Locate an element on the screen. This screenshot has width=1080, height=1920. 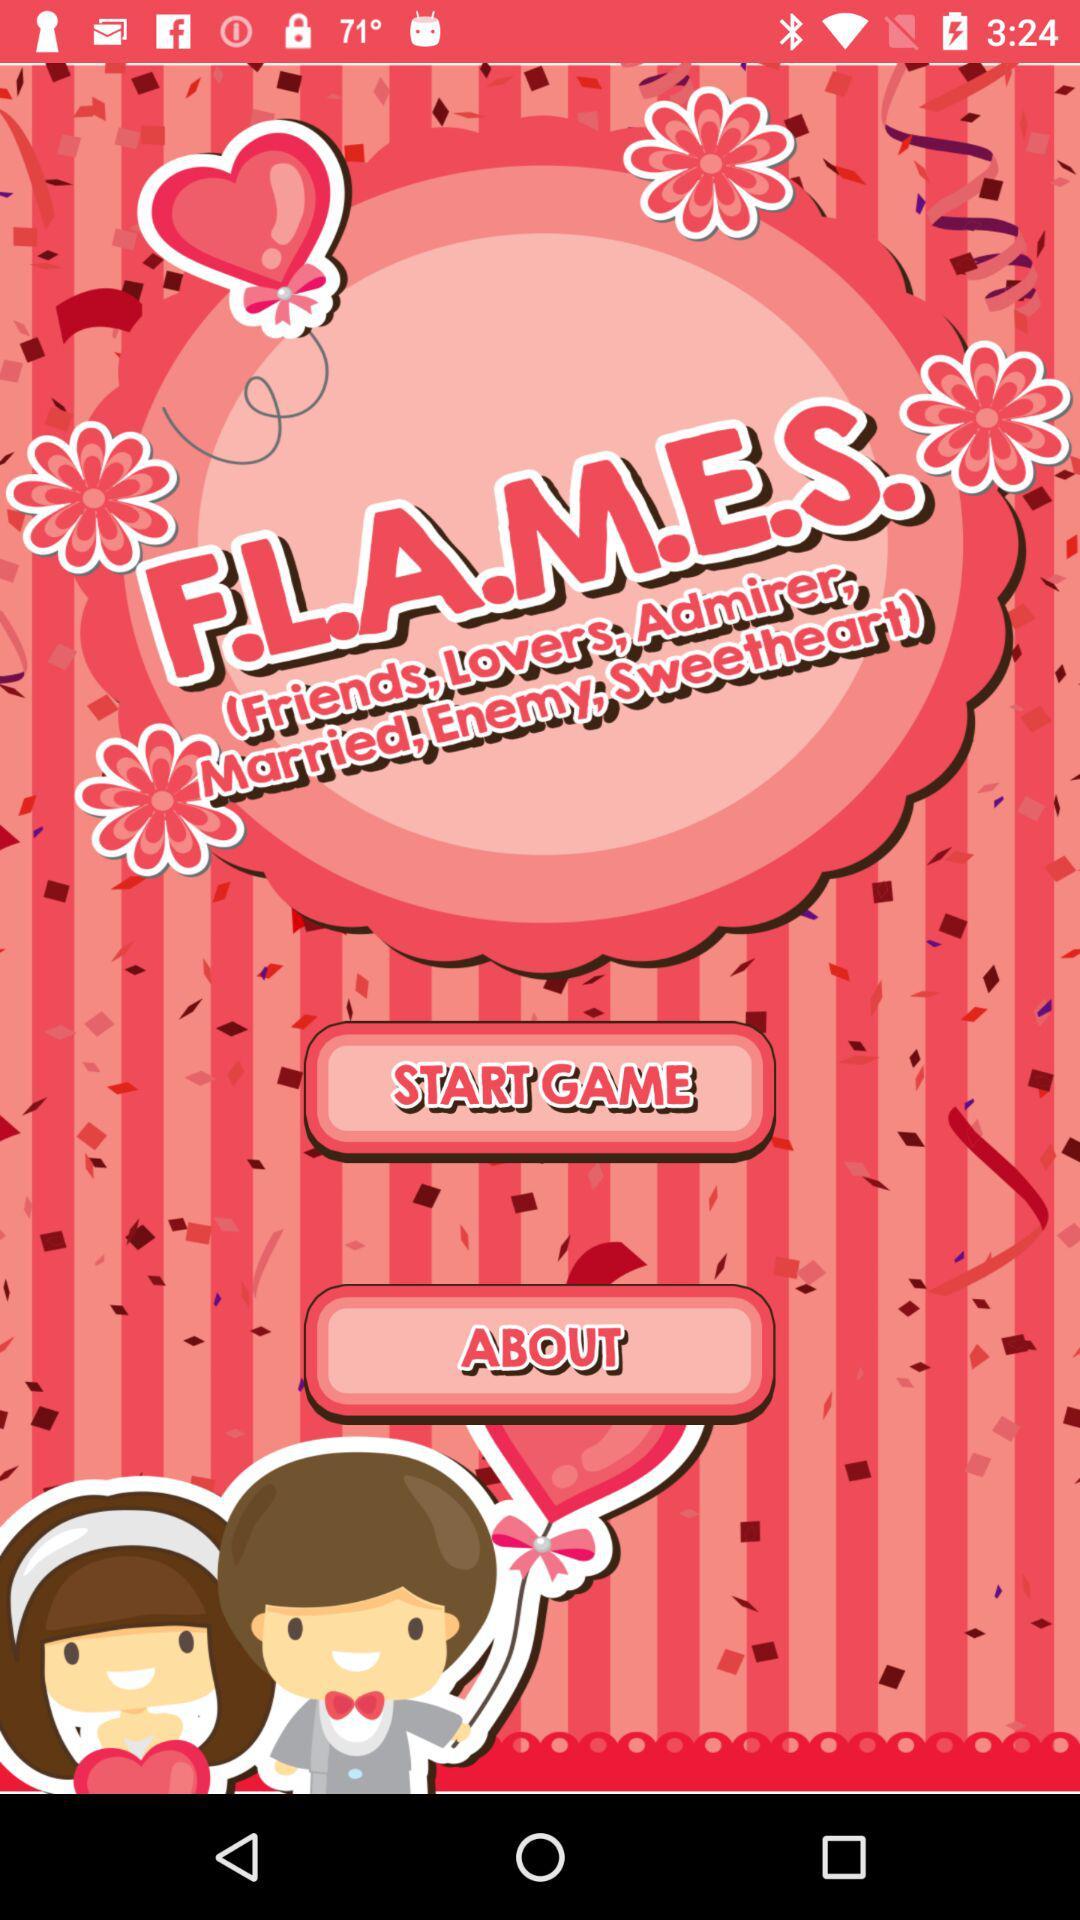
open about is located at coordinates (540, 1354).